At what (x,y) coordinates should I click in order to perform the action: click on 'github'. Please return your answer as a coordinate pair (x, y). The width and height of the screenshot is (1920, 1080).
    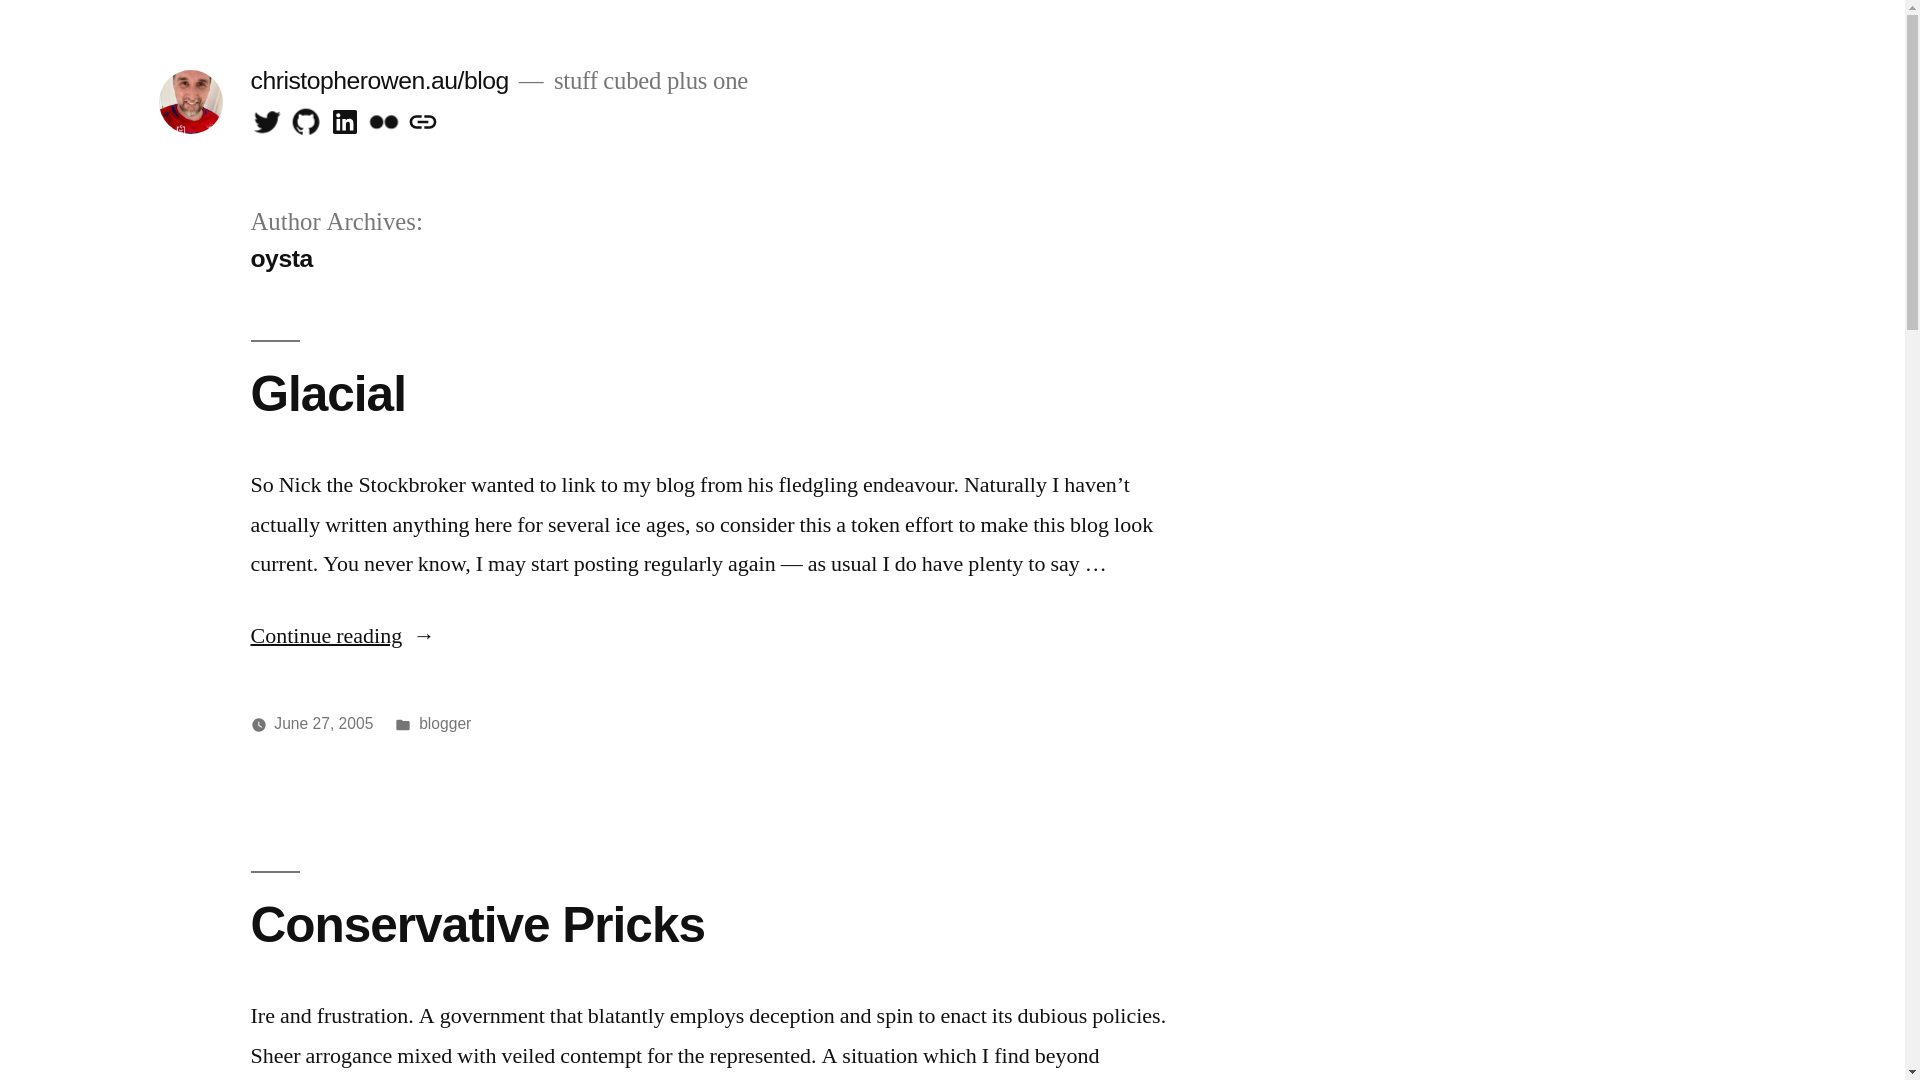
    Looking at the image, I should click on (305, 122).